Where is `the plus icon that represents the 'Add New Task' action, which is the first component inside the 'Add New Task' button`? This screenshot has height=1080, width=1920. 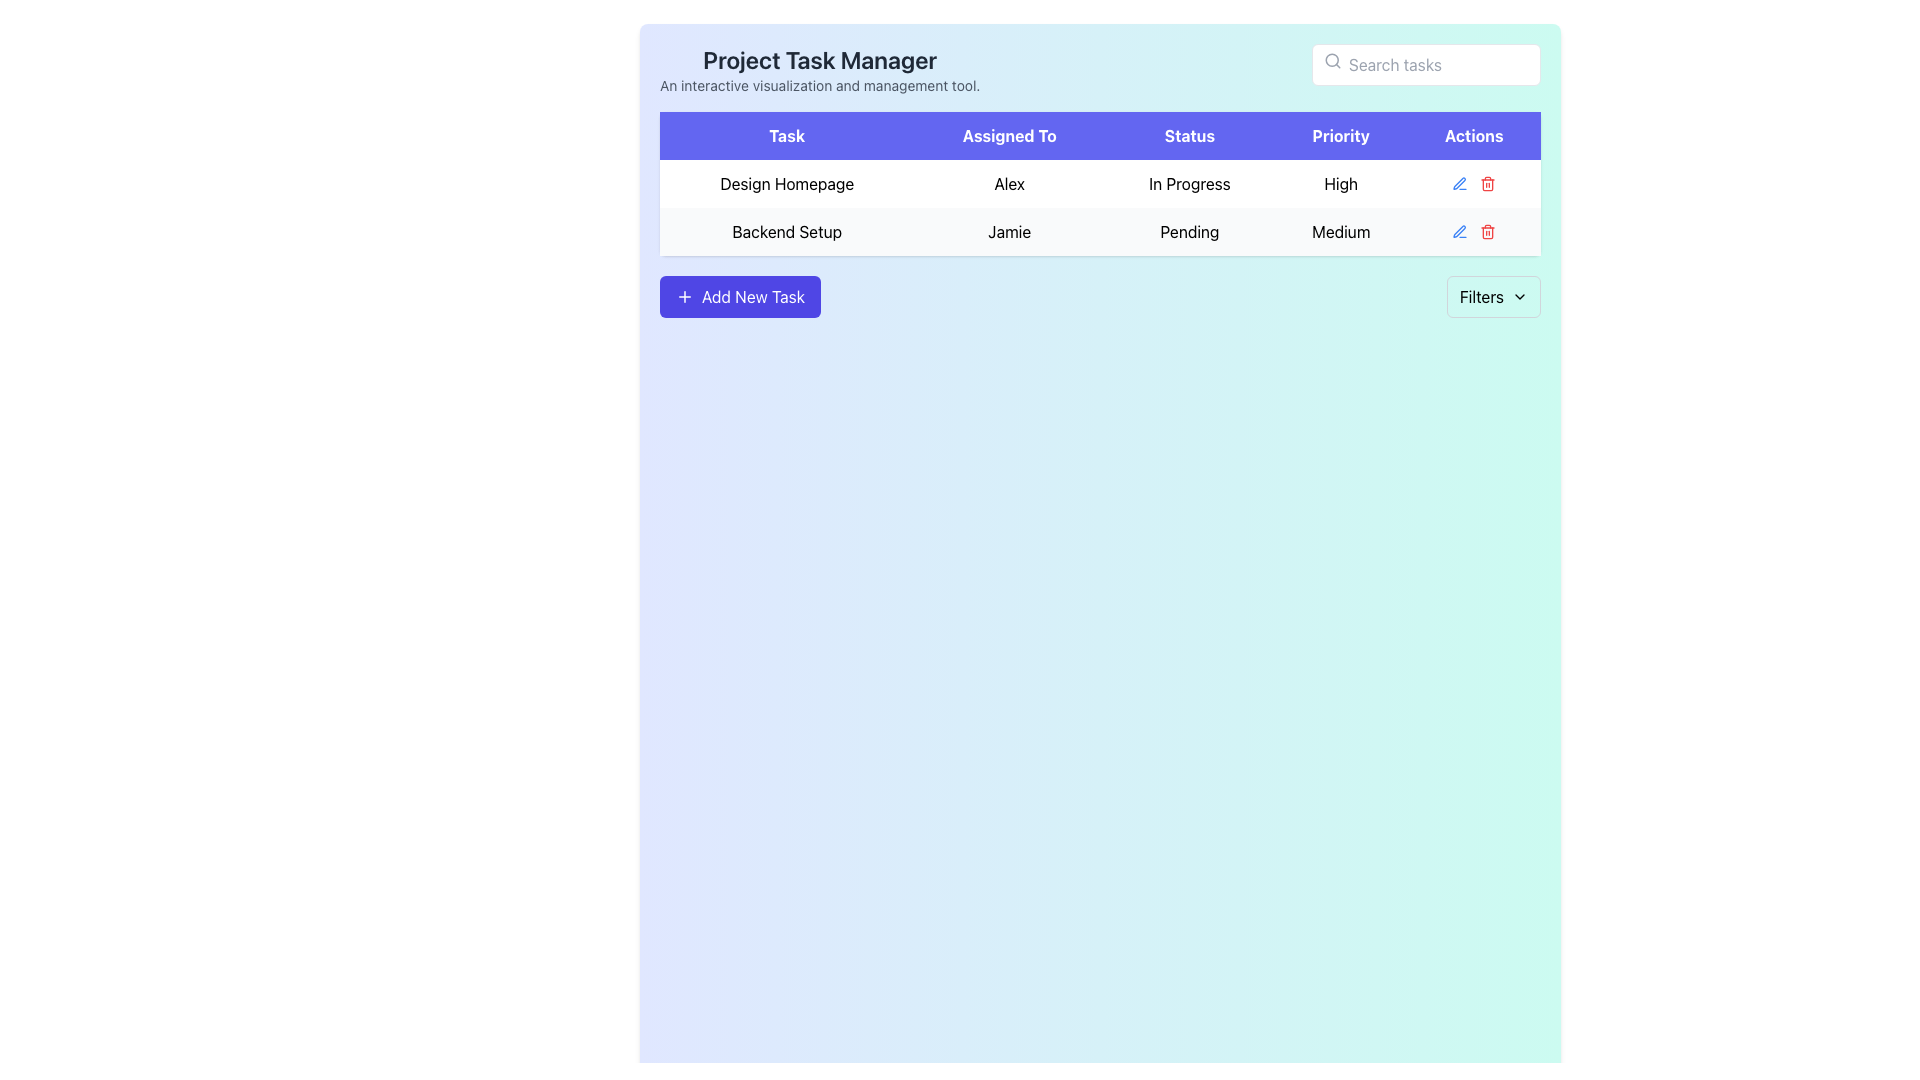
the plus icon that represents the 'Add New Task' action, which is the first component inside the 'Add New Task' button is located at coordinates (685, 297).